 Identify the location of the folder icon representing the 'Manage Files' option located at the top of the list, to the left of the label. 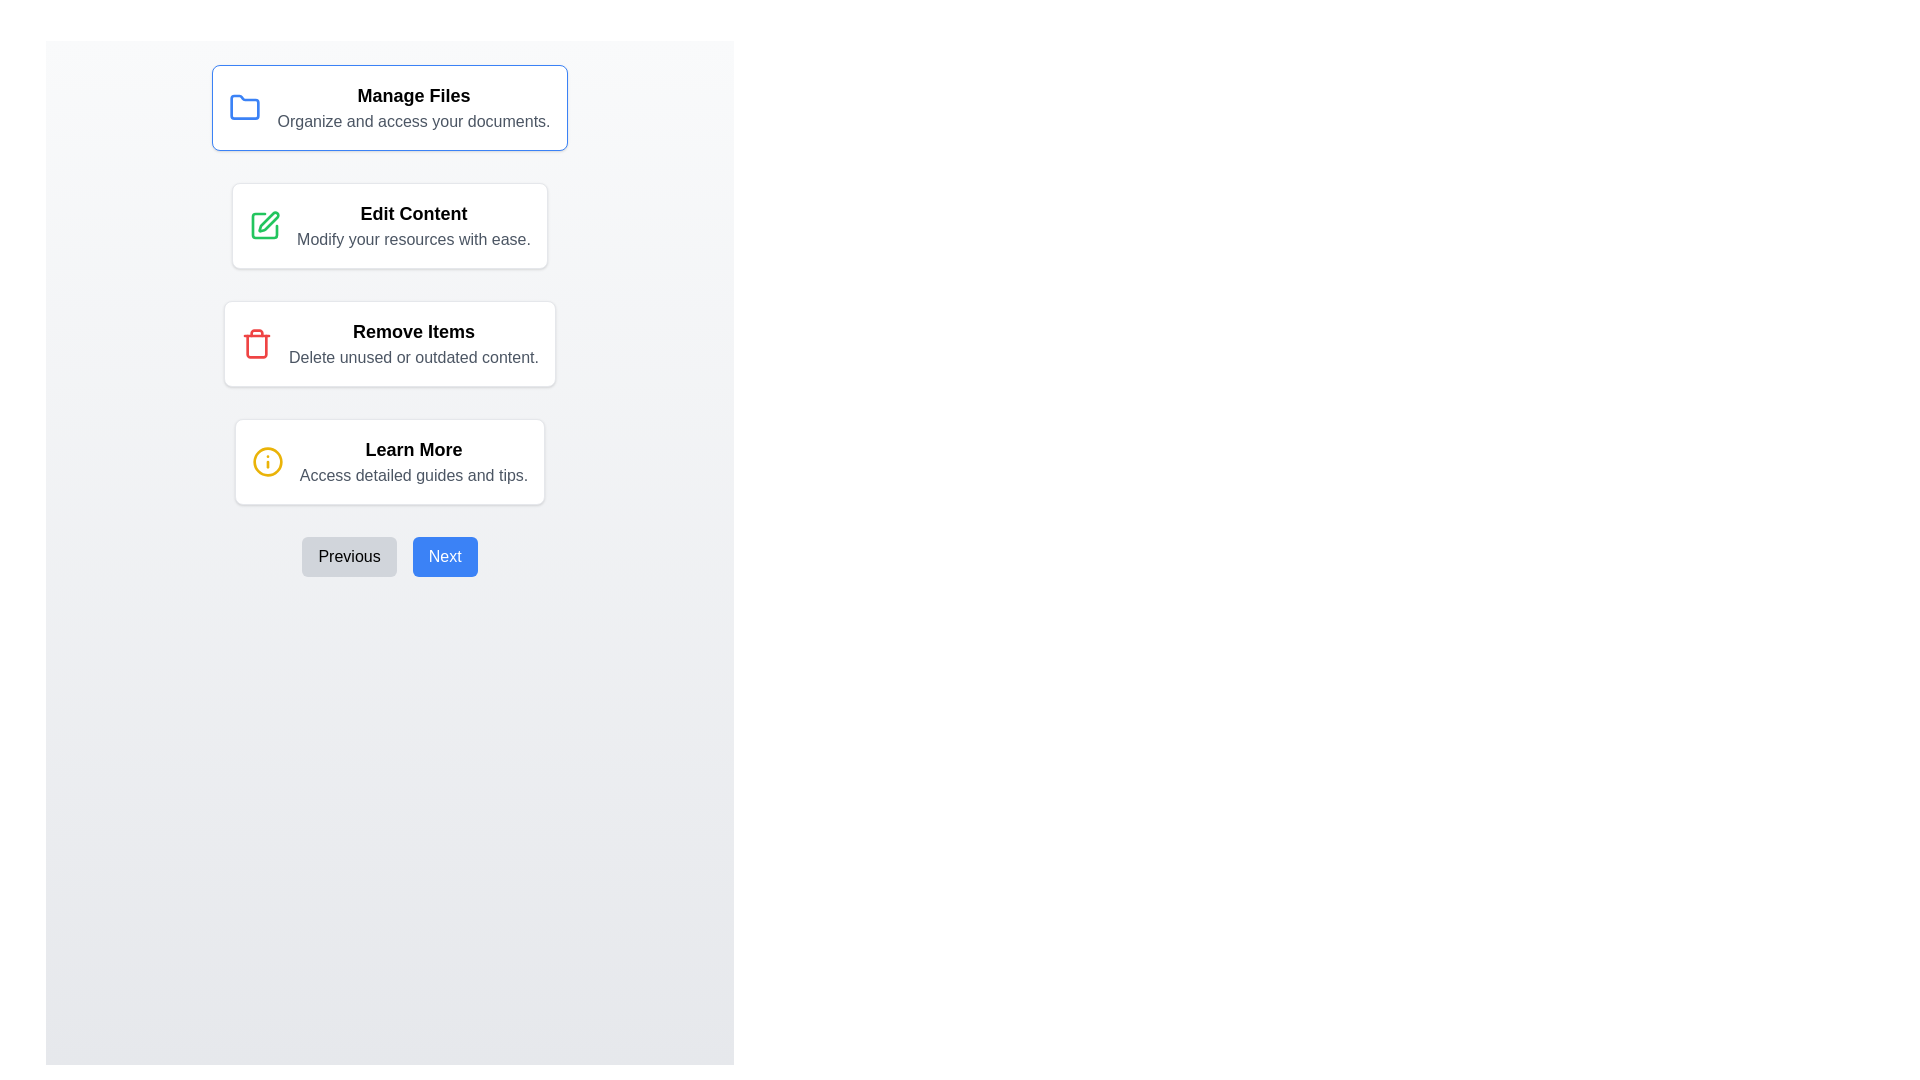
(244, 107).